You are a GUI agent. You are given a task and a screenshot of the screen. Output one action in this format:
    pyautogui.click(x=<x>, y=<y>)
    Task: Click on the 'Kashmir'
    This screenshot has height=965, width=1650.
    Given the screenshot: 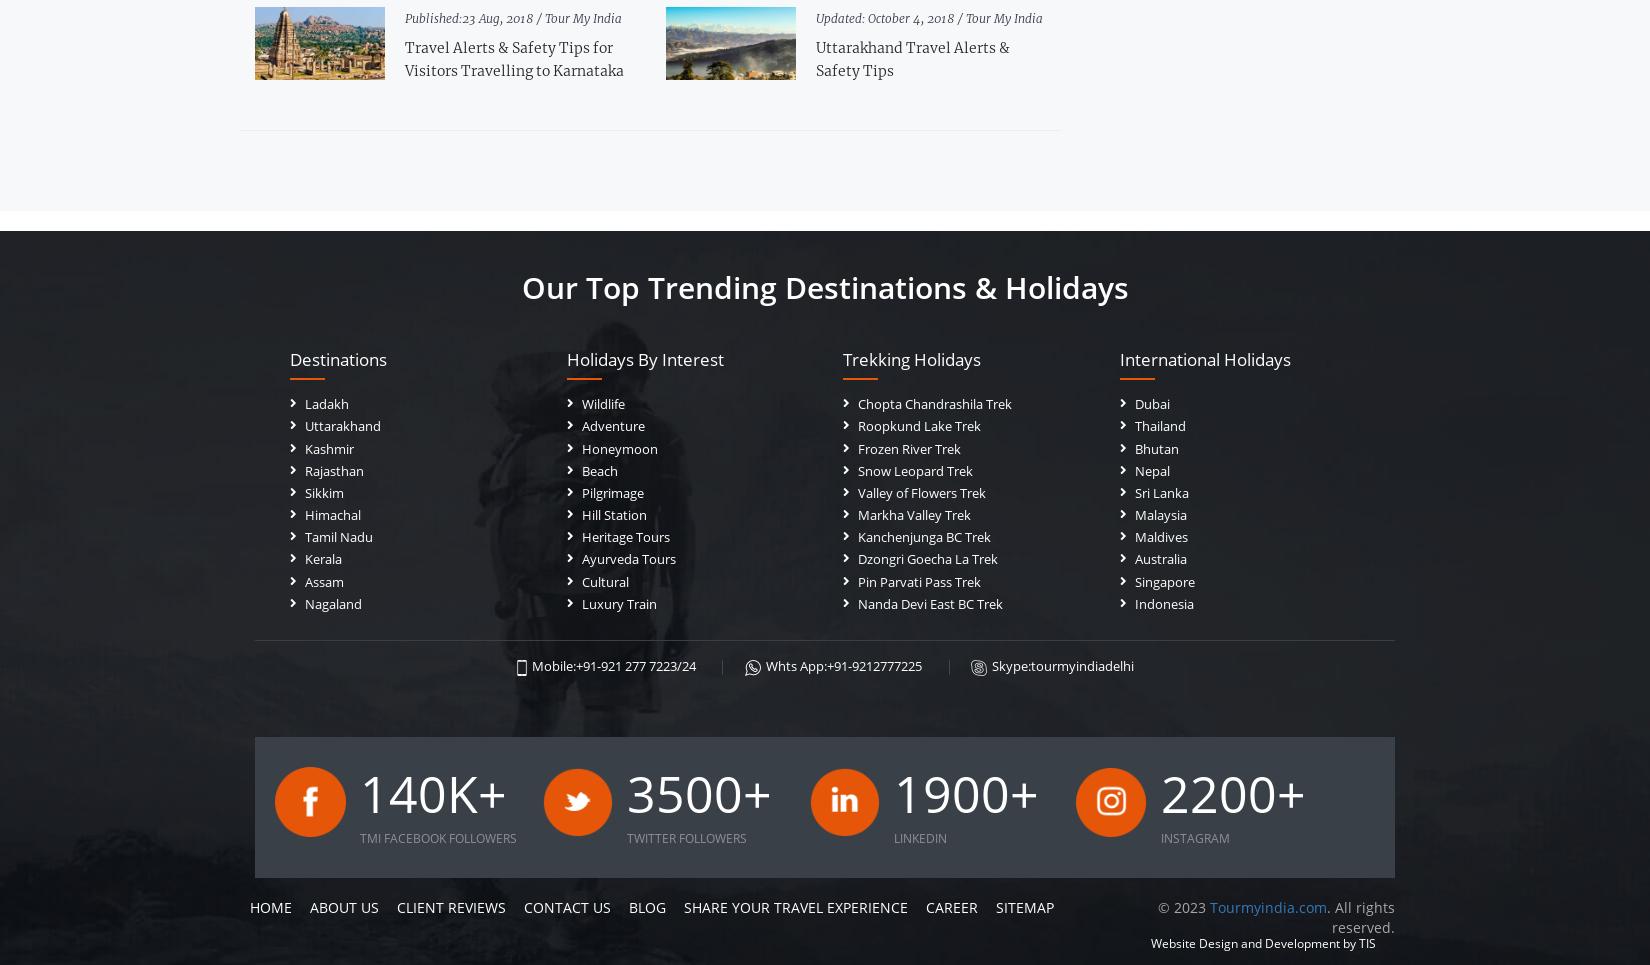 What is the action you would take?
    pyautogui.click(x=329, y=446)
    